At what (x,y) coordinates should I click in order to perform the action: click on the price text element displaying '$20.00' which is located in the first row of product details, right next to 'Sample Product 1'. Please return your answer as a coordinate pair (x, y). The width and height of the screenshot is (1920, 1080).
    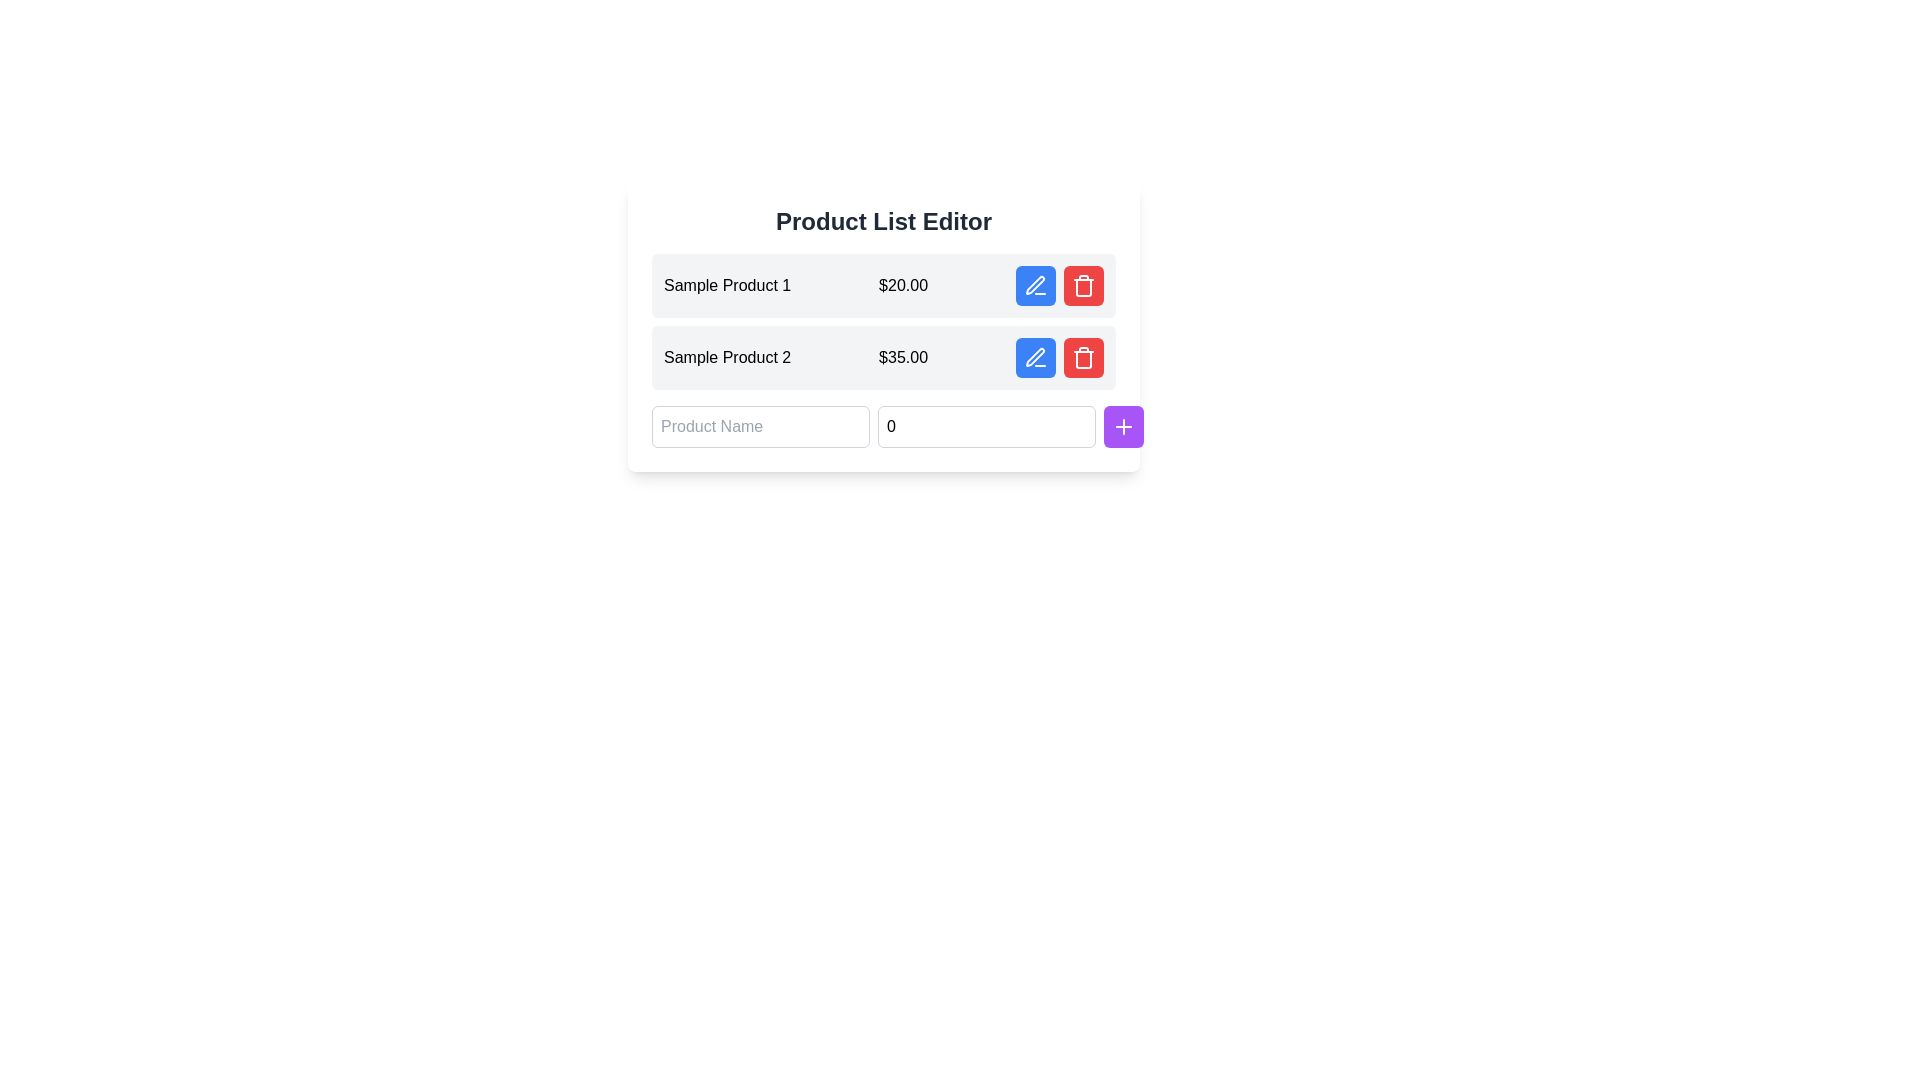
    Looking at the image, I should click on (902, 285).